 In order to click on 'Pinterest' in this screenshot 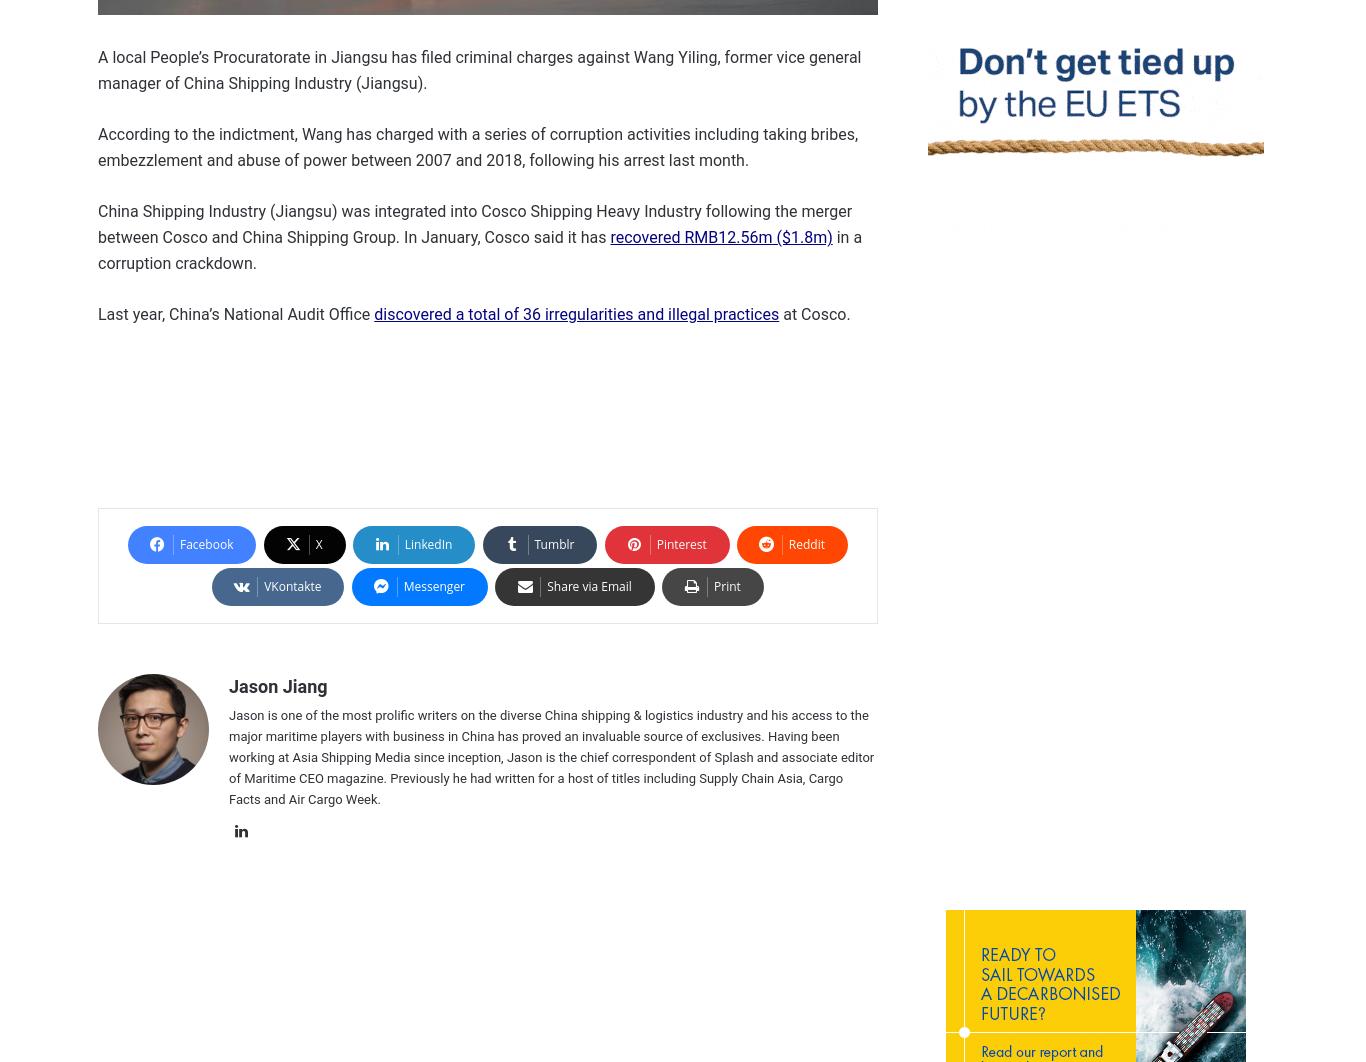, I will do `click(679, 544)`.